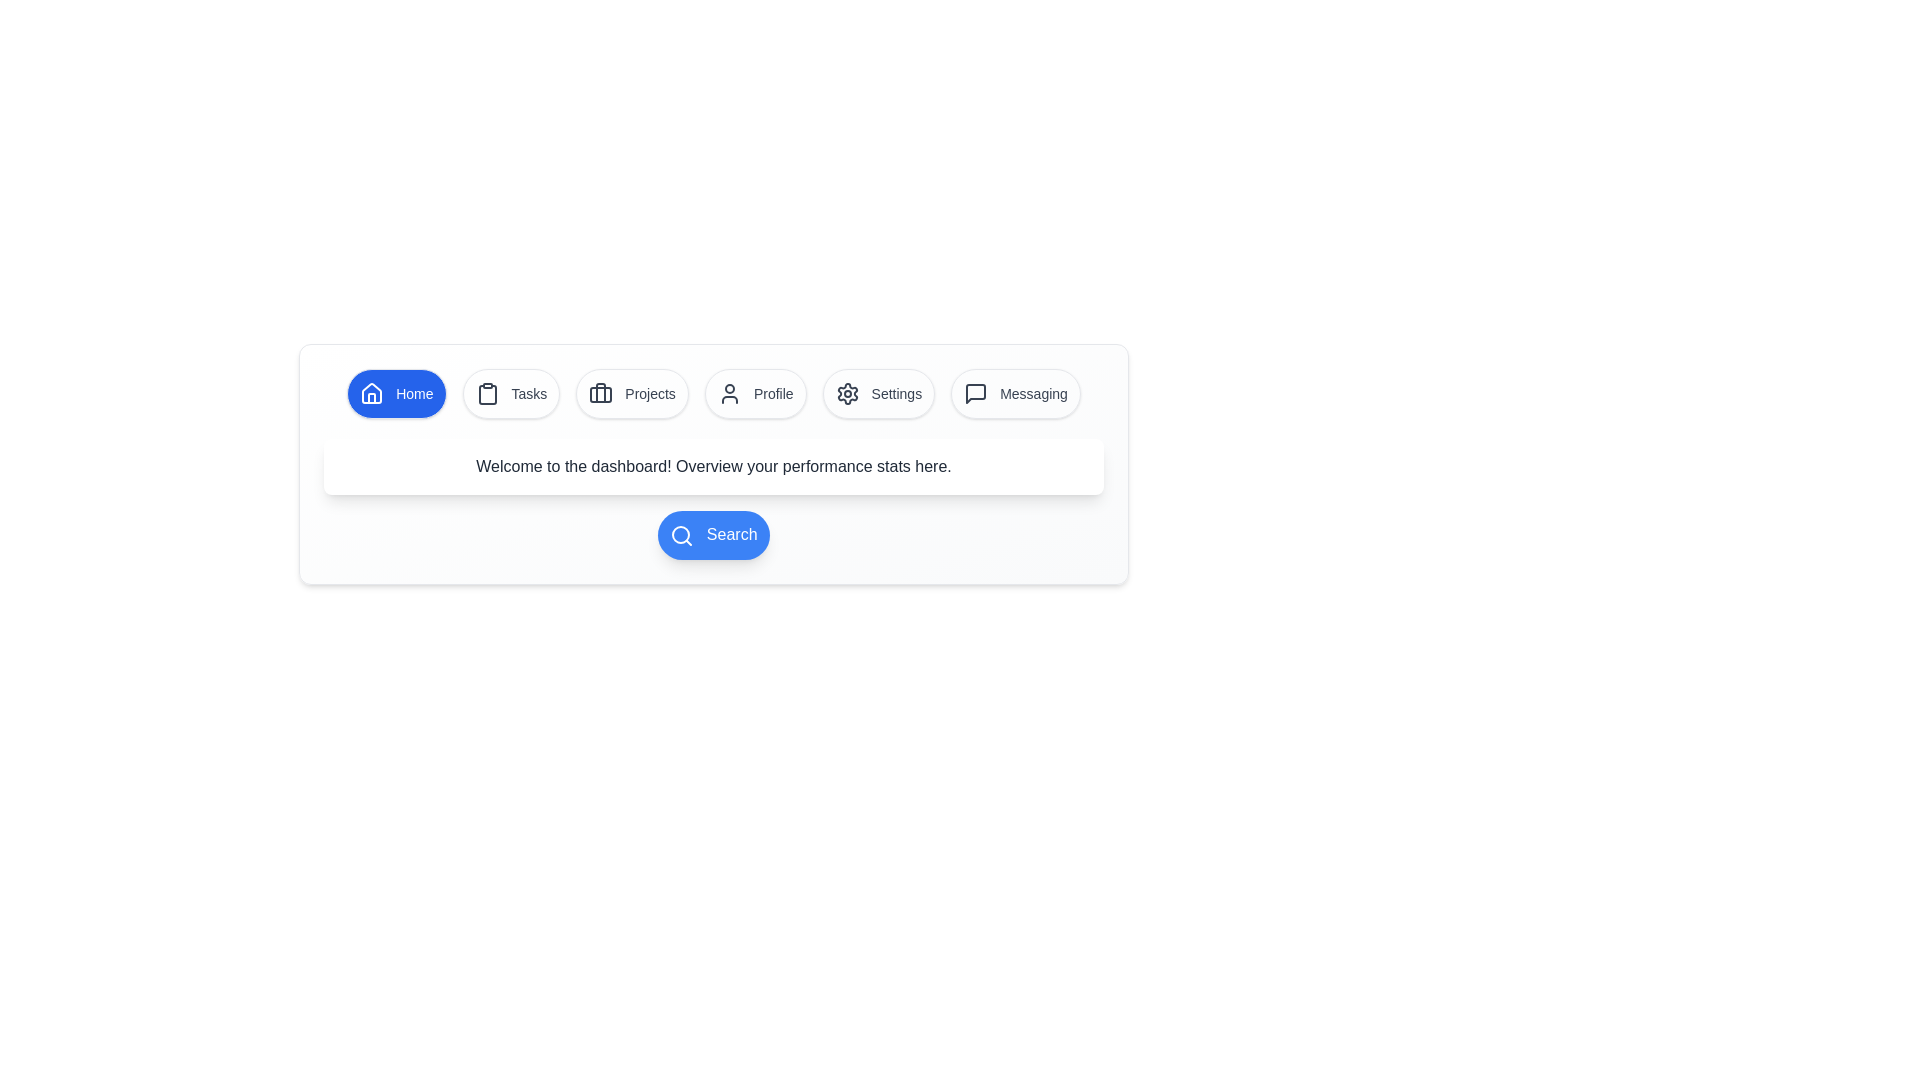 The width and height of the screenshot is (1920, 1080). I want to click on the settings button, which is the fifth button in a group of horizontally aligned buttons at the center-top section of the layout, so click(878, 393).